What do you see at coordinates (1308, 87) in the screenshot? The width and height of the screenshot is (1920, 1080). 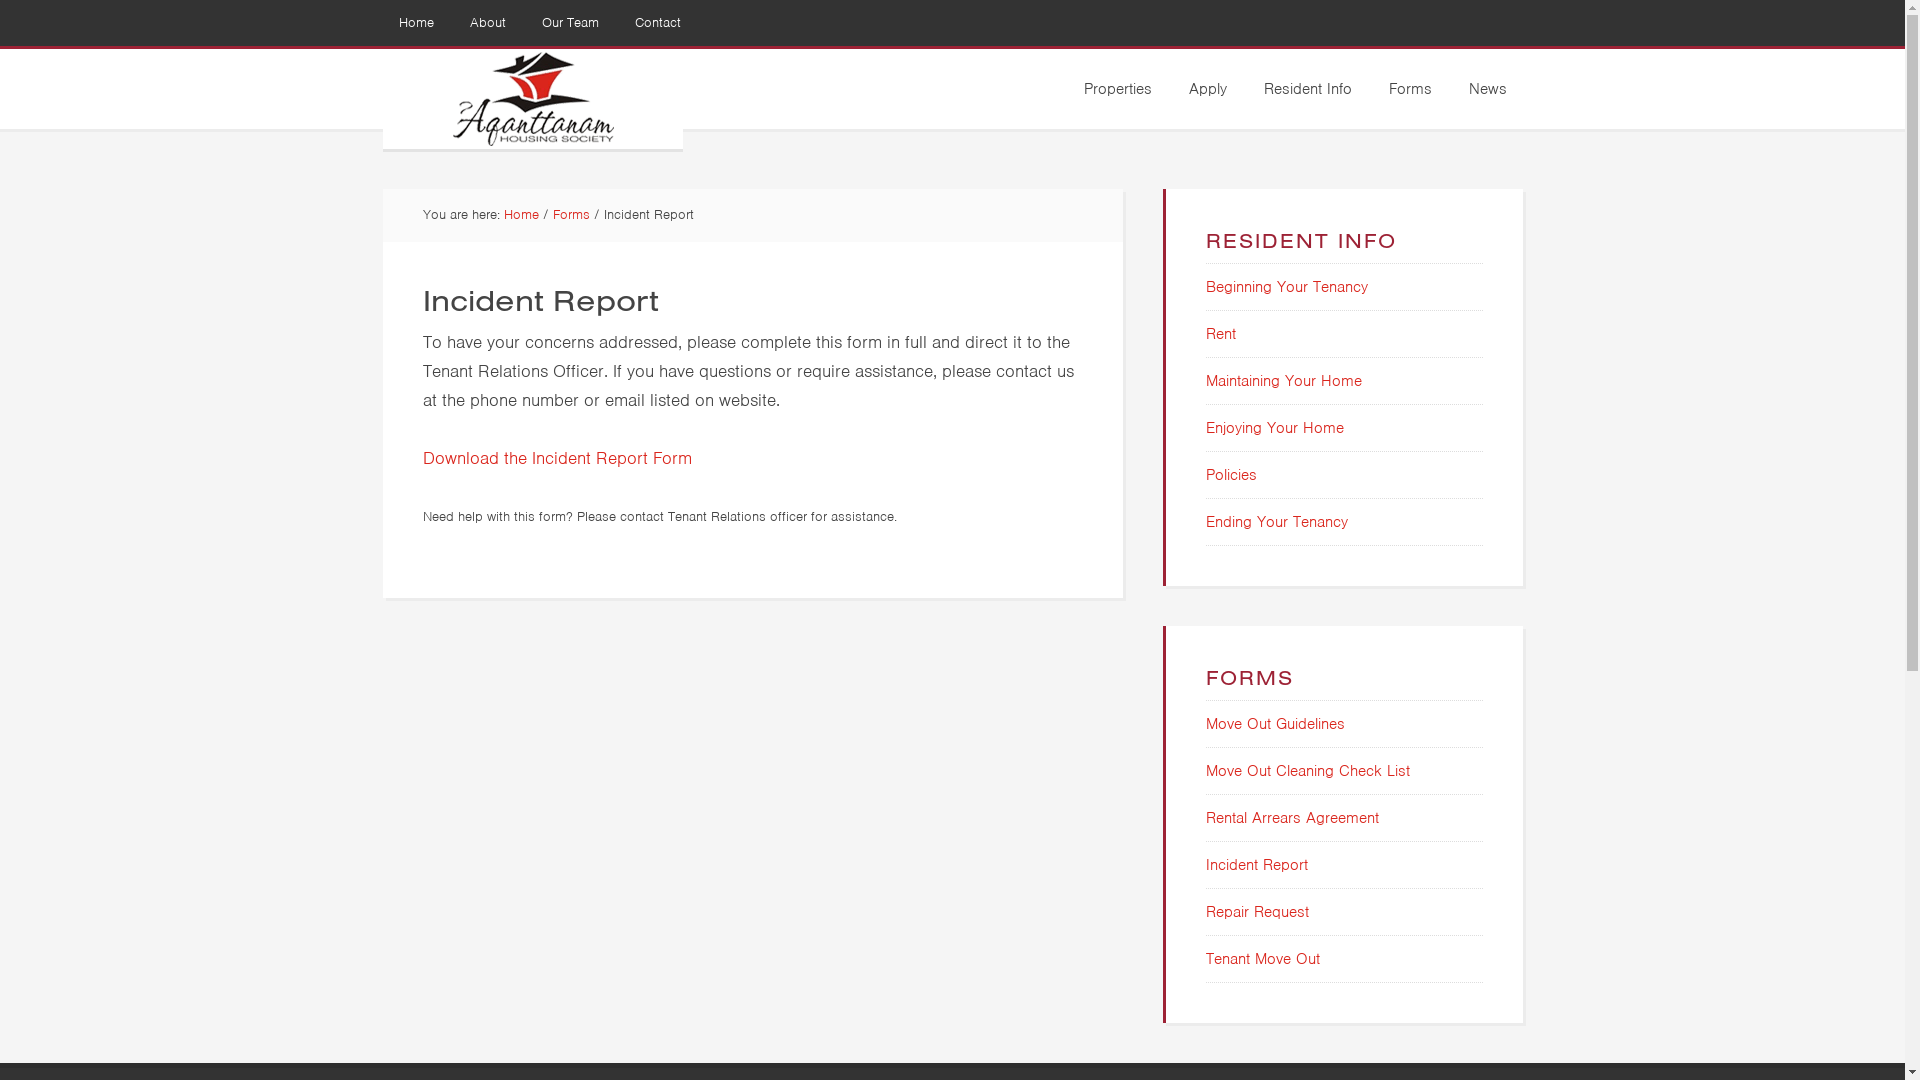 I see `'Resident Info'` at bounding box center [1308, 87].